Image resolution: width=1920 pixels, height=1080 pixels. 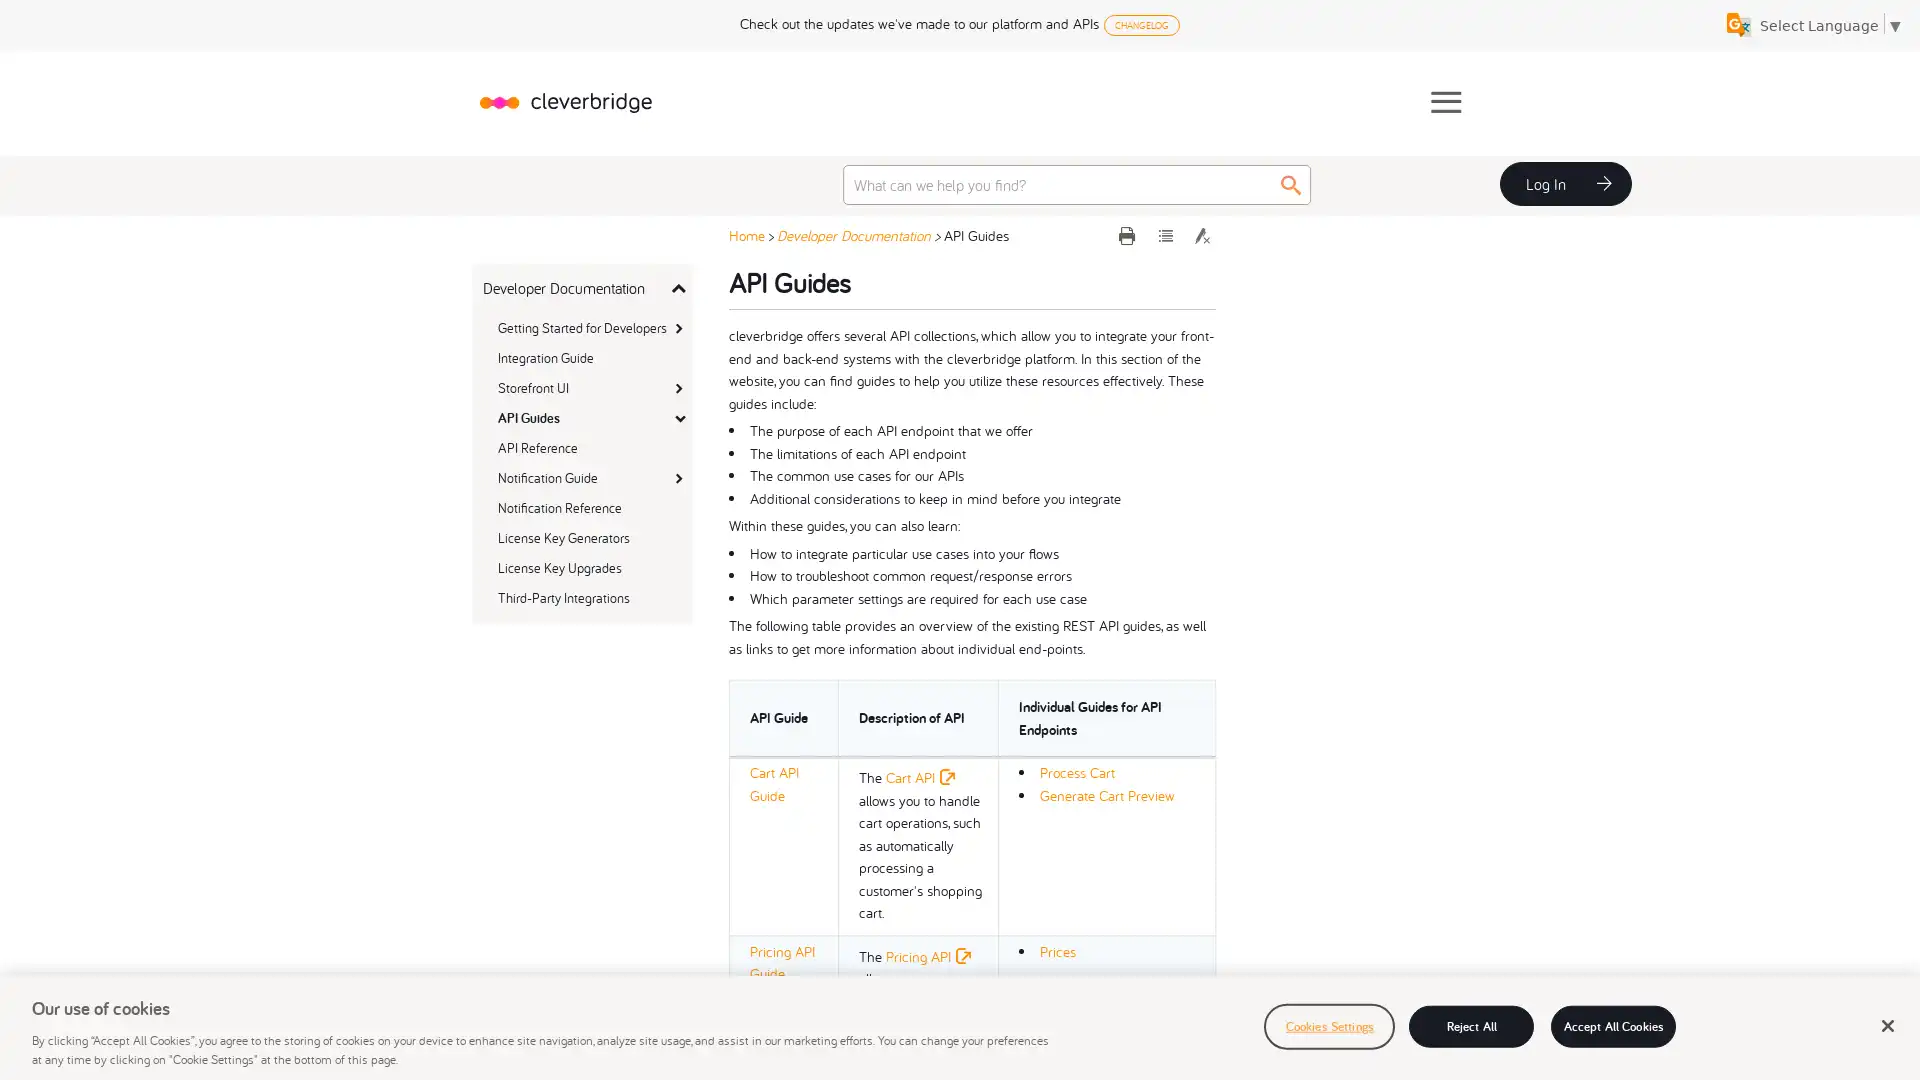 What do you see at coordinates (1329, 1026) in the screenshot?
I see `Cookies Settings` at bounding box center [1329, 1026].